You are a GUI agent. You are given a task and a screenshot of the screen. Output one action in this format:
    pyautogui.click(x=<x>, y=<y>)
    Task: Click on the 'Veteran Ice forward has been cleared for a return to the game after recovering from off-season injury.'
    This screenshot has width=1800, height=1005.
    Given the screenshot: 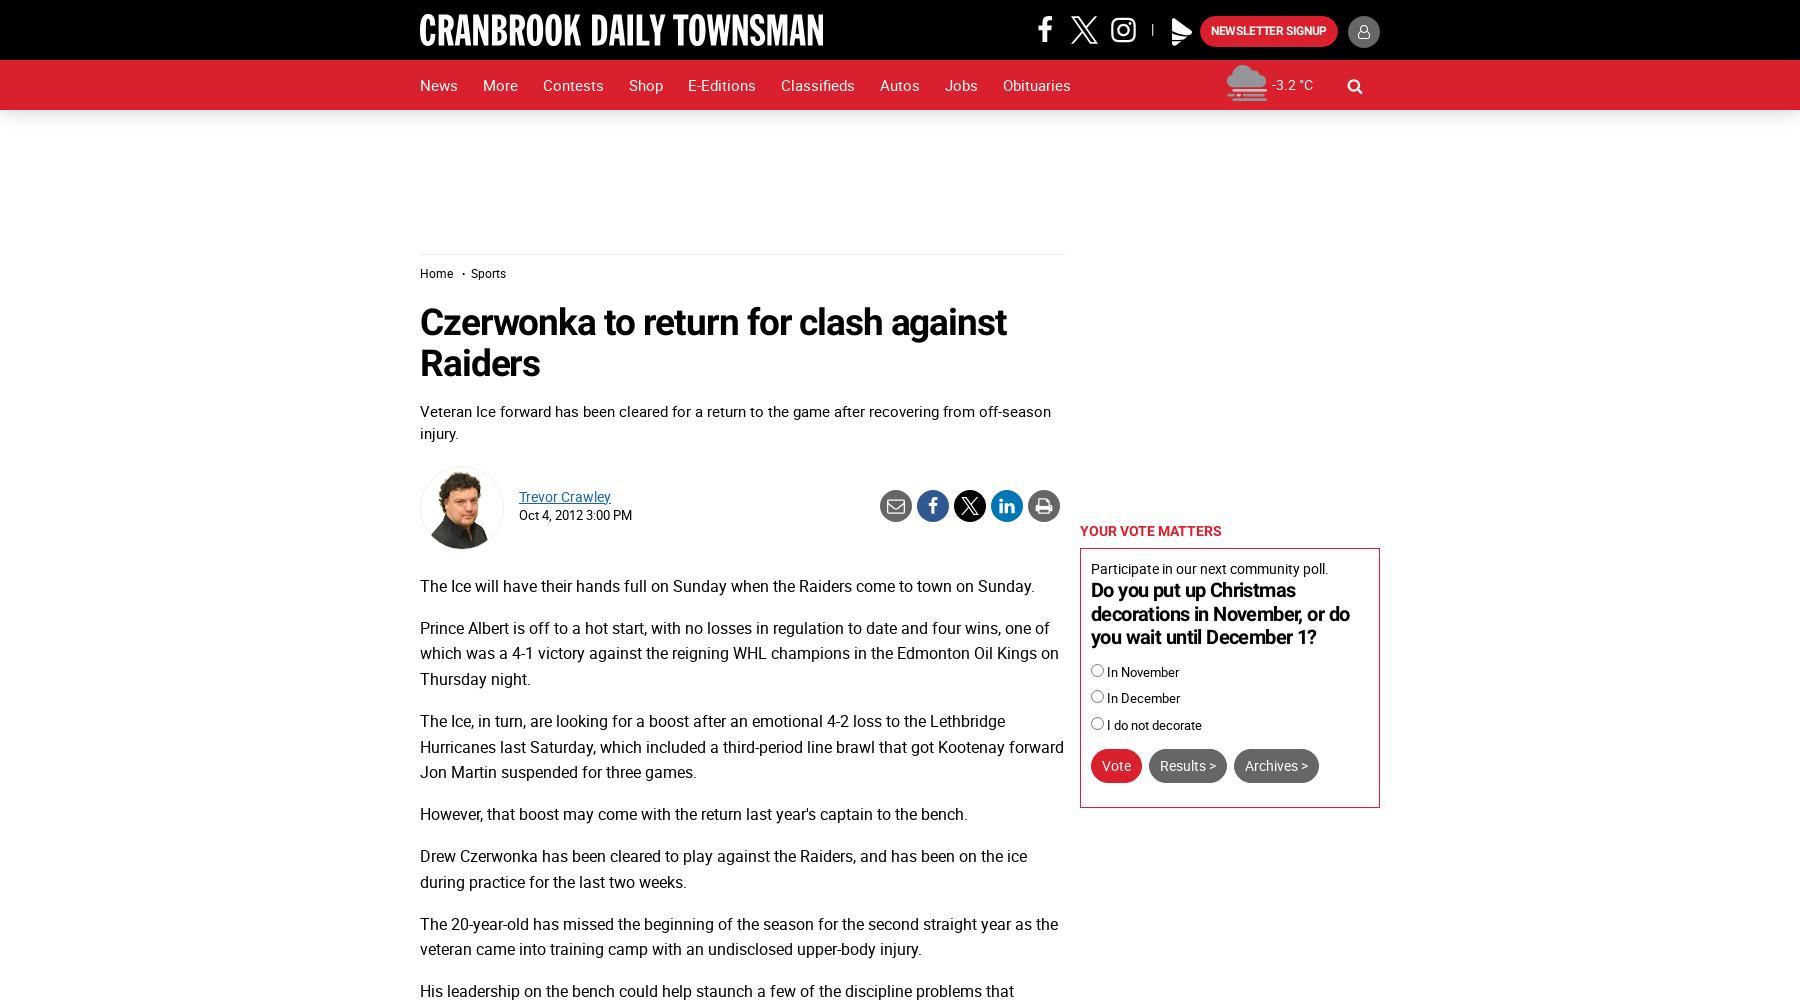 What is the action you would take?
    pyautogui.click(x=734, y=420)
    